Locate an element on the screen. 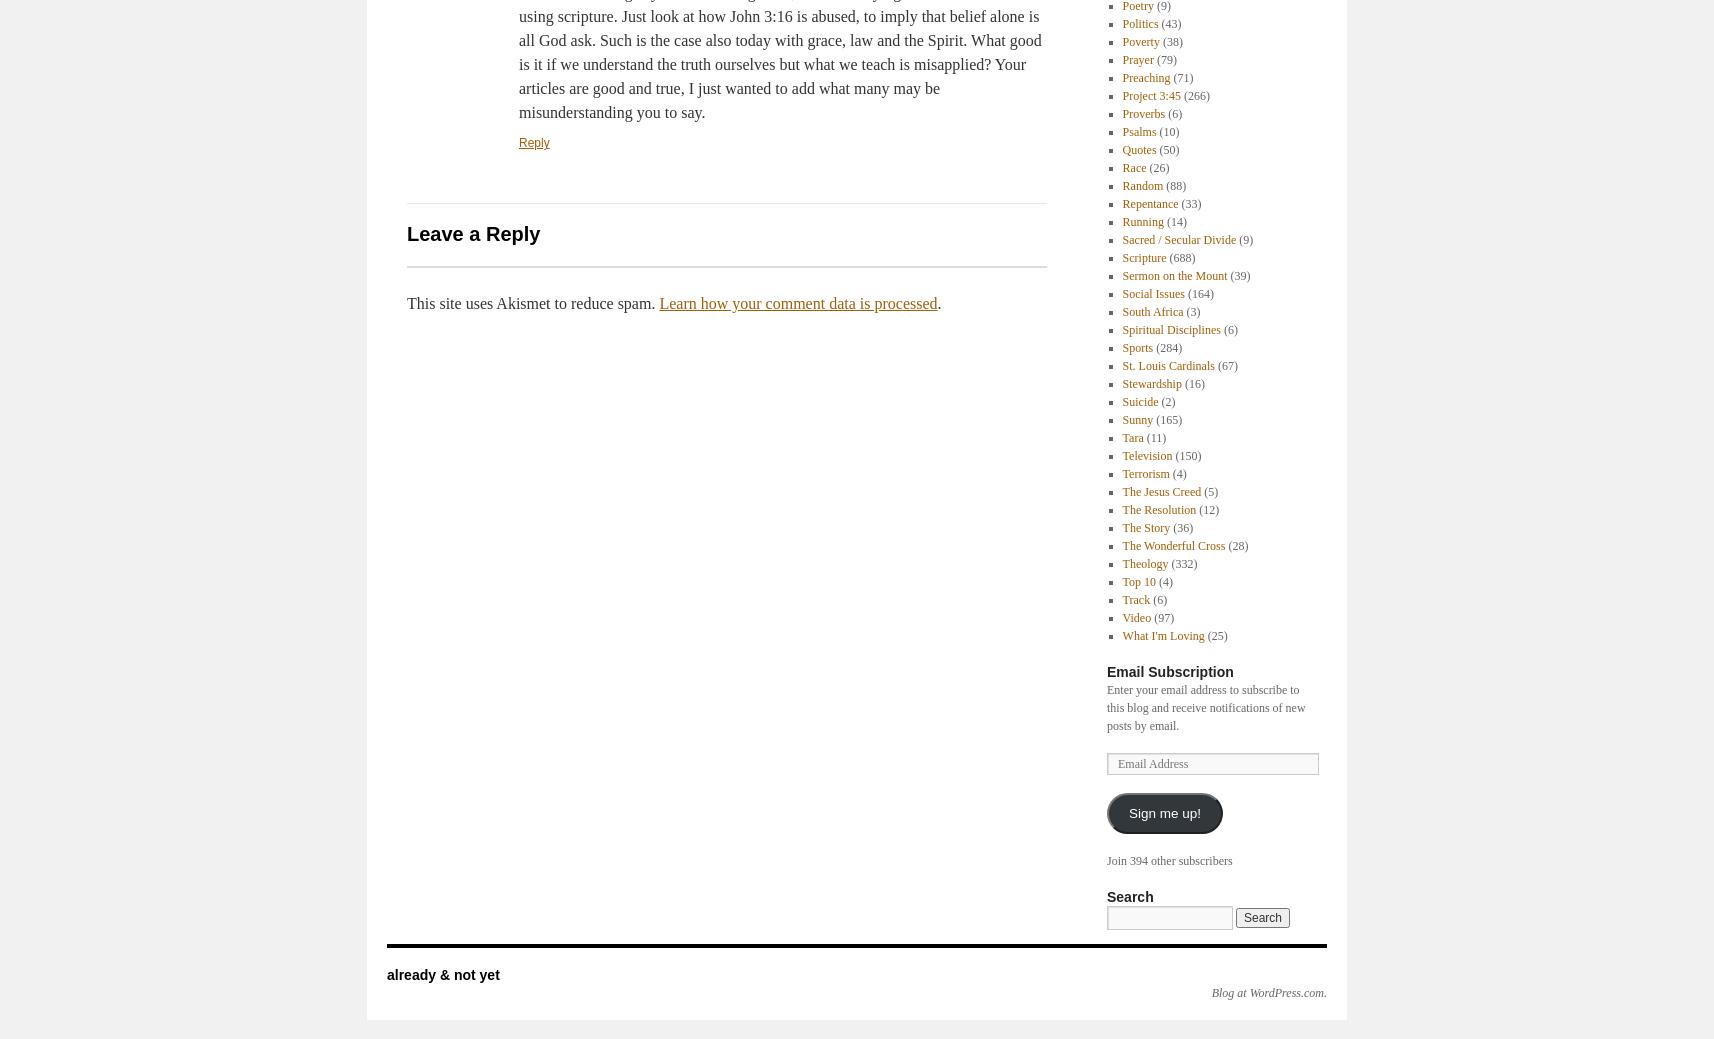 The image size is (1714, 1039). 'Stewardship' is located at coordinates (1150, 383).